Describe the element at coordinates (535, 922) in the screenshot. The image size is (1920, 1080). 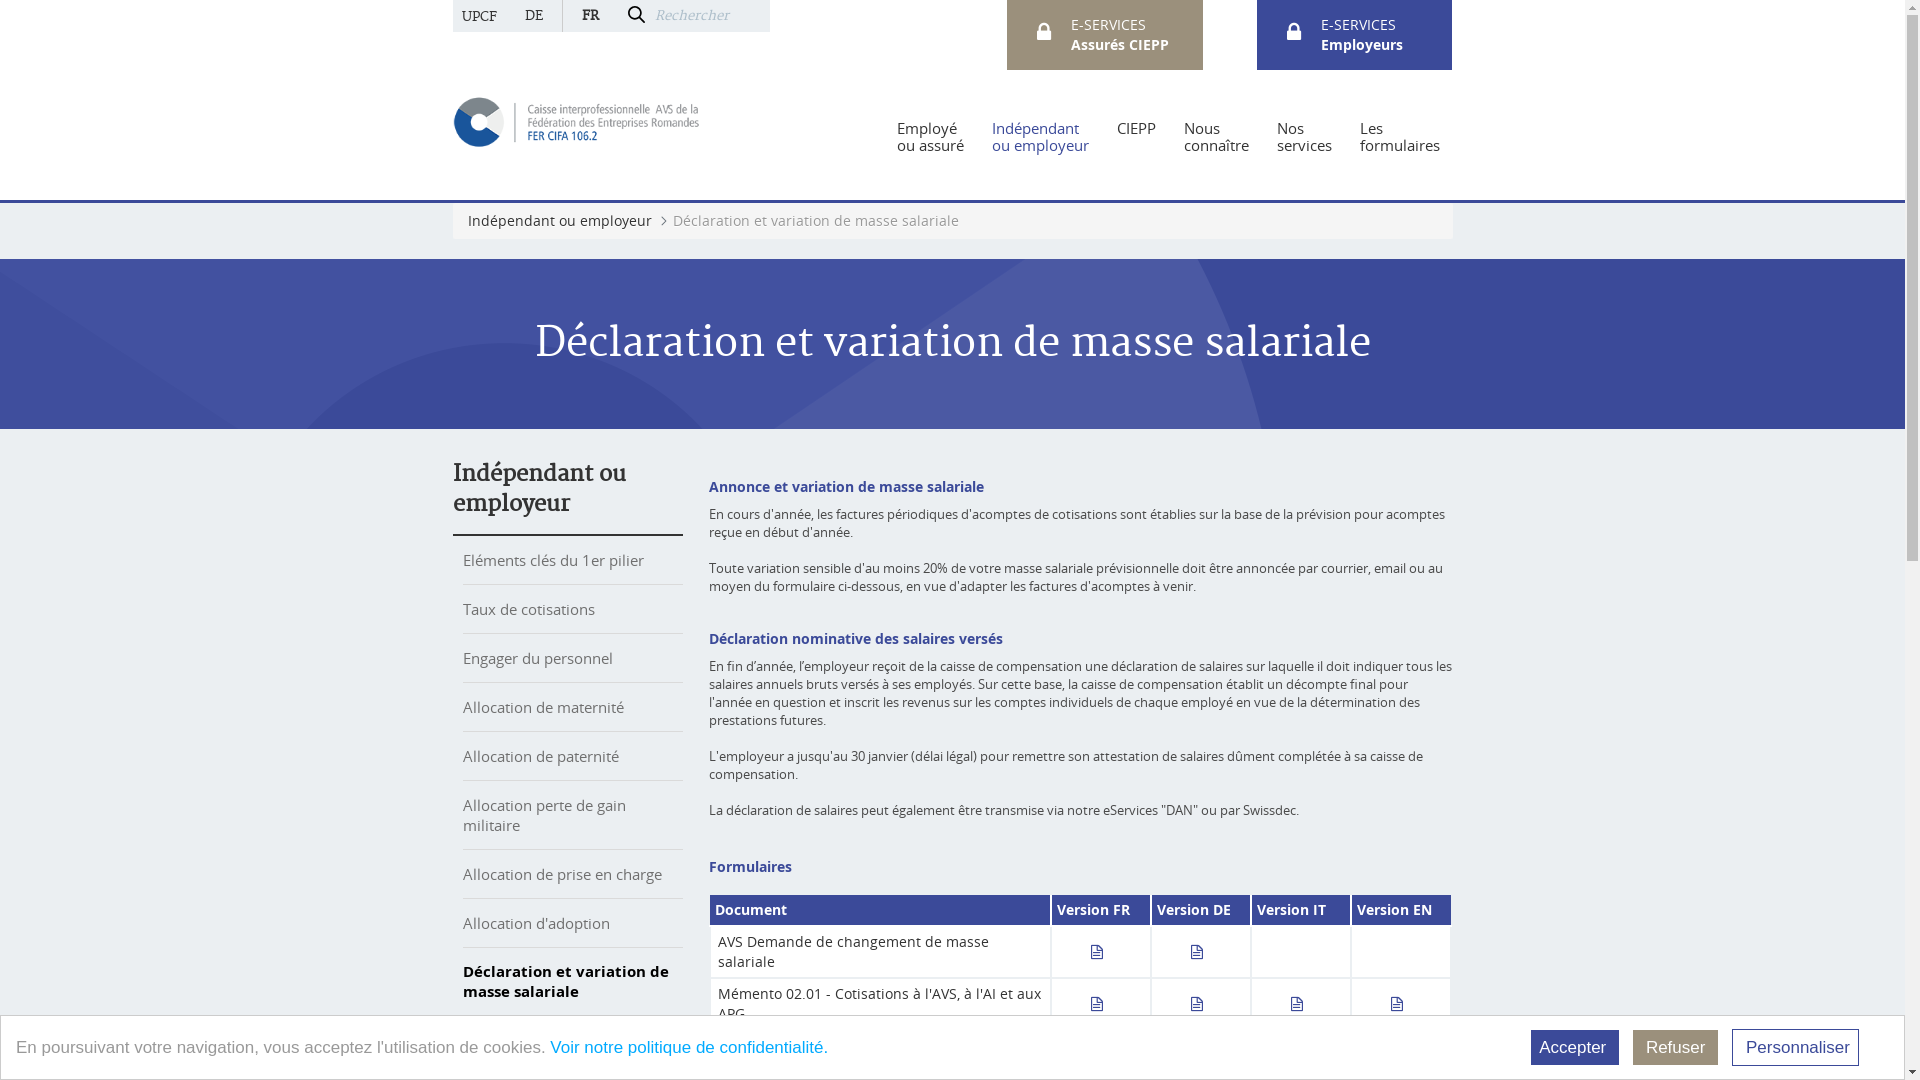
I see `'Allocation d'adoption'` at that location.